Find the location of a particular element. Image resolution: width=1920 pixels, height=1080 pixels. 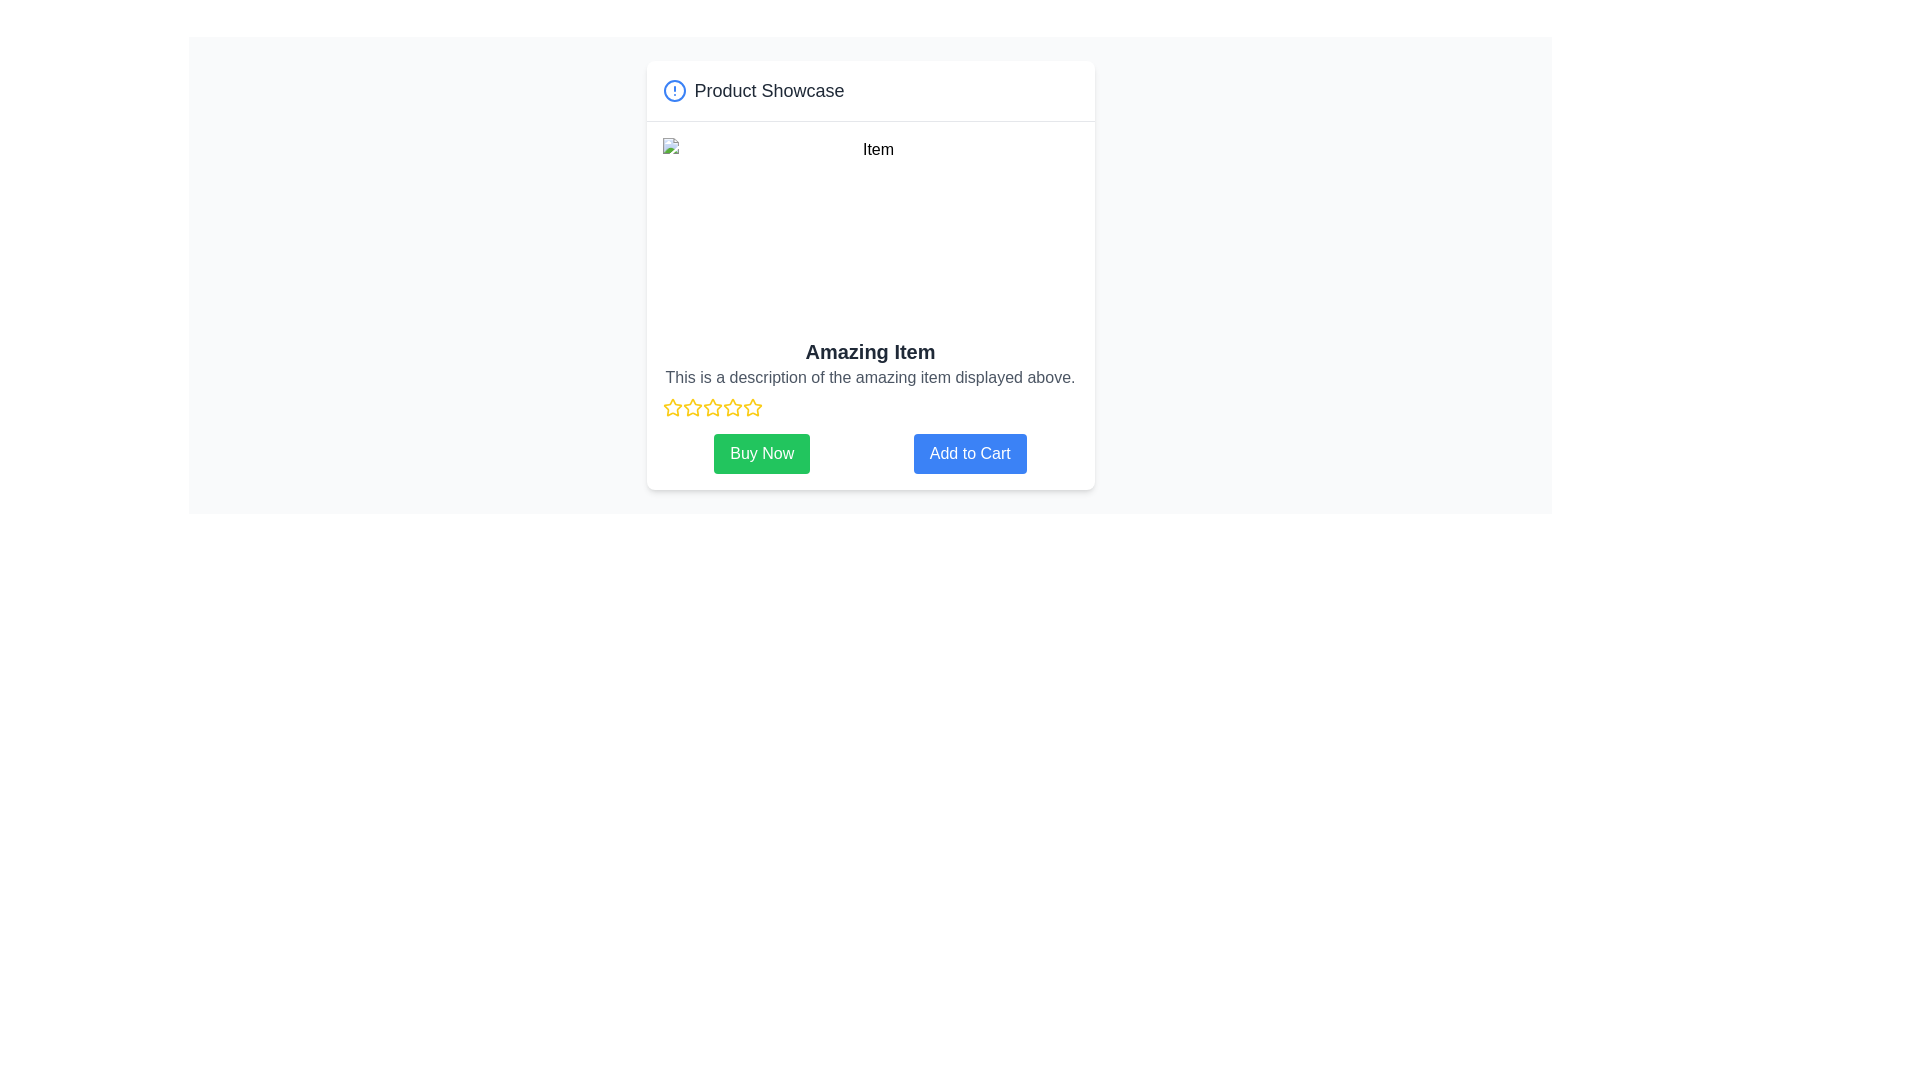

the circular SVG element with a blue border is located at coordinates (674, 91).